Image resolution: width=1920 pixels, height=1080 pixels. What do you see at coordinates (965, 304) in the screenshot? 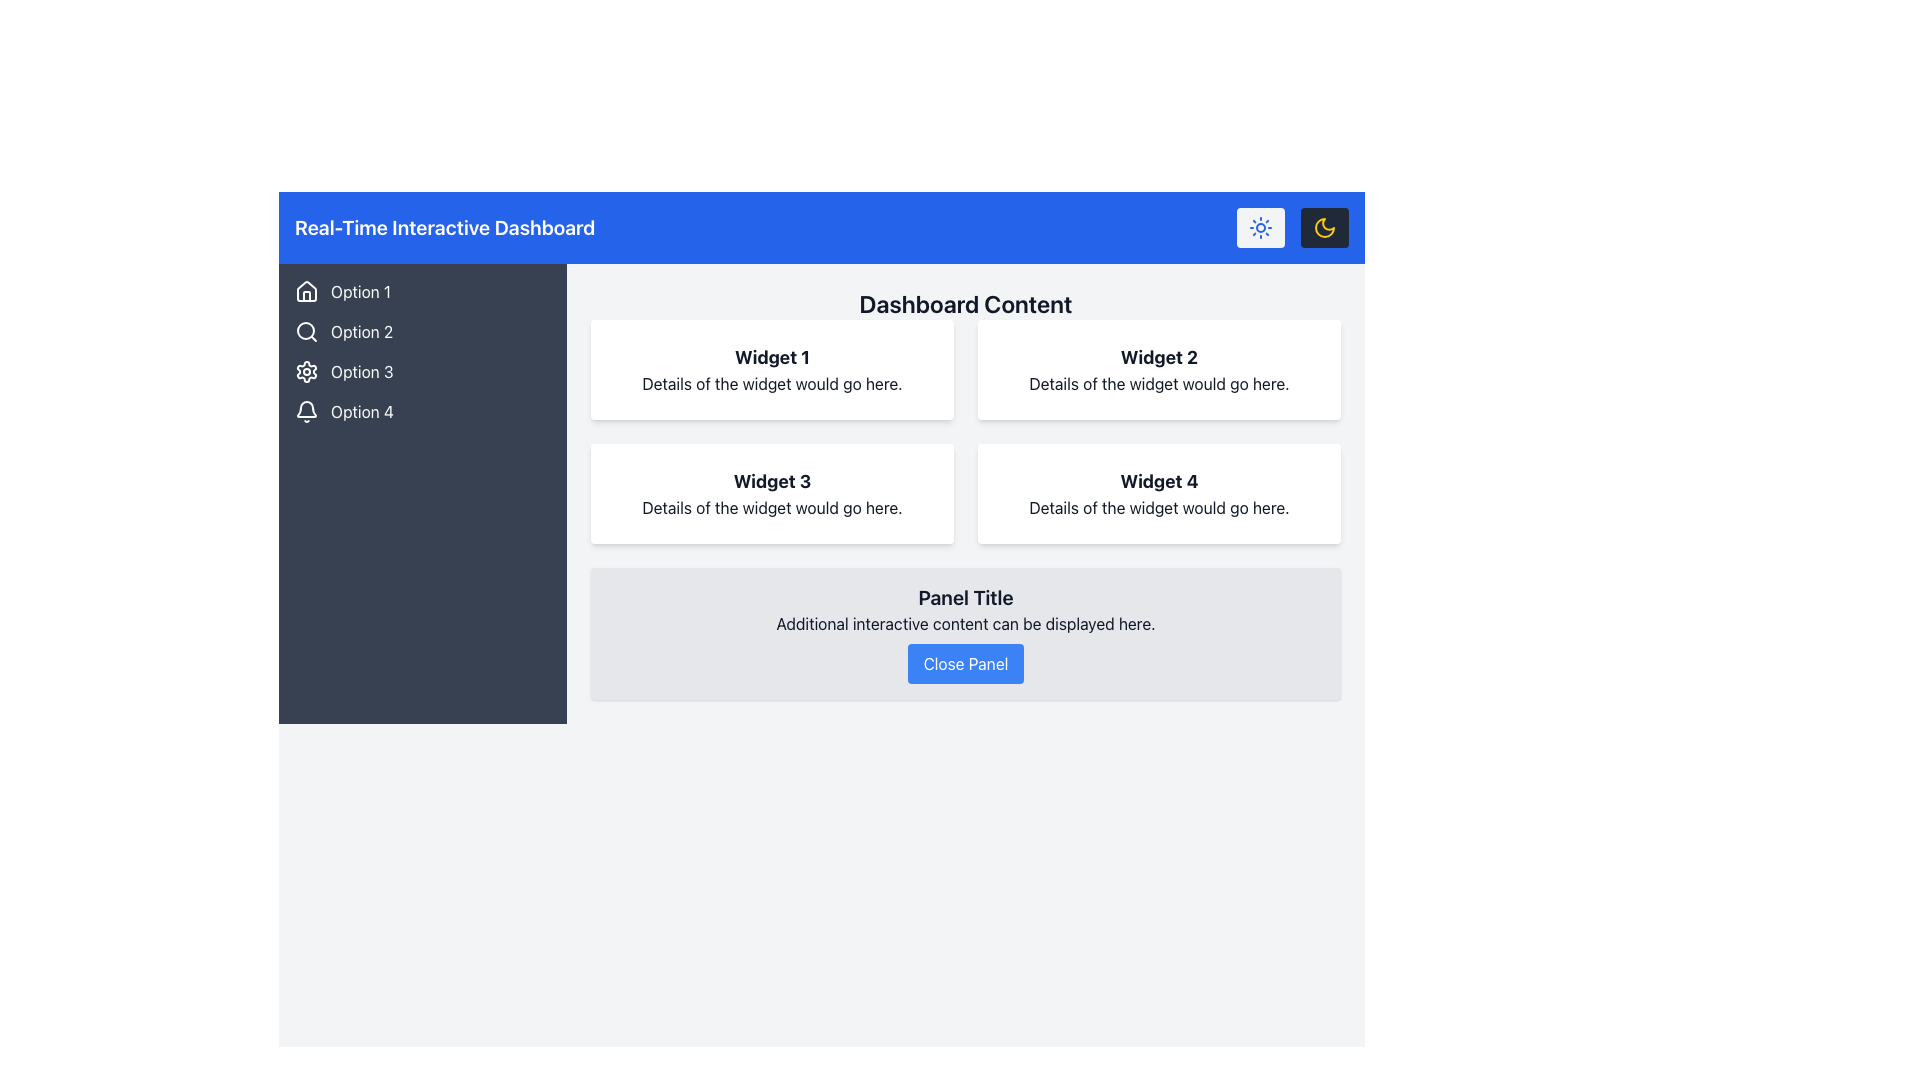
I see `the text element 'Dashboard Content' which is styled with a larger font size and bold typeface, located at the top center of the dashboard's main content area, directly below the blue header bar` at bounding box center [965, 304].